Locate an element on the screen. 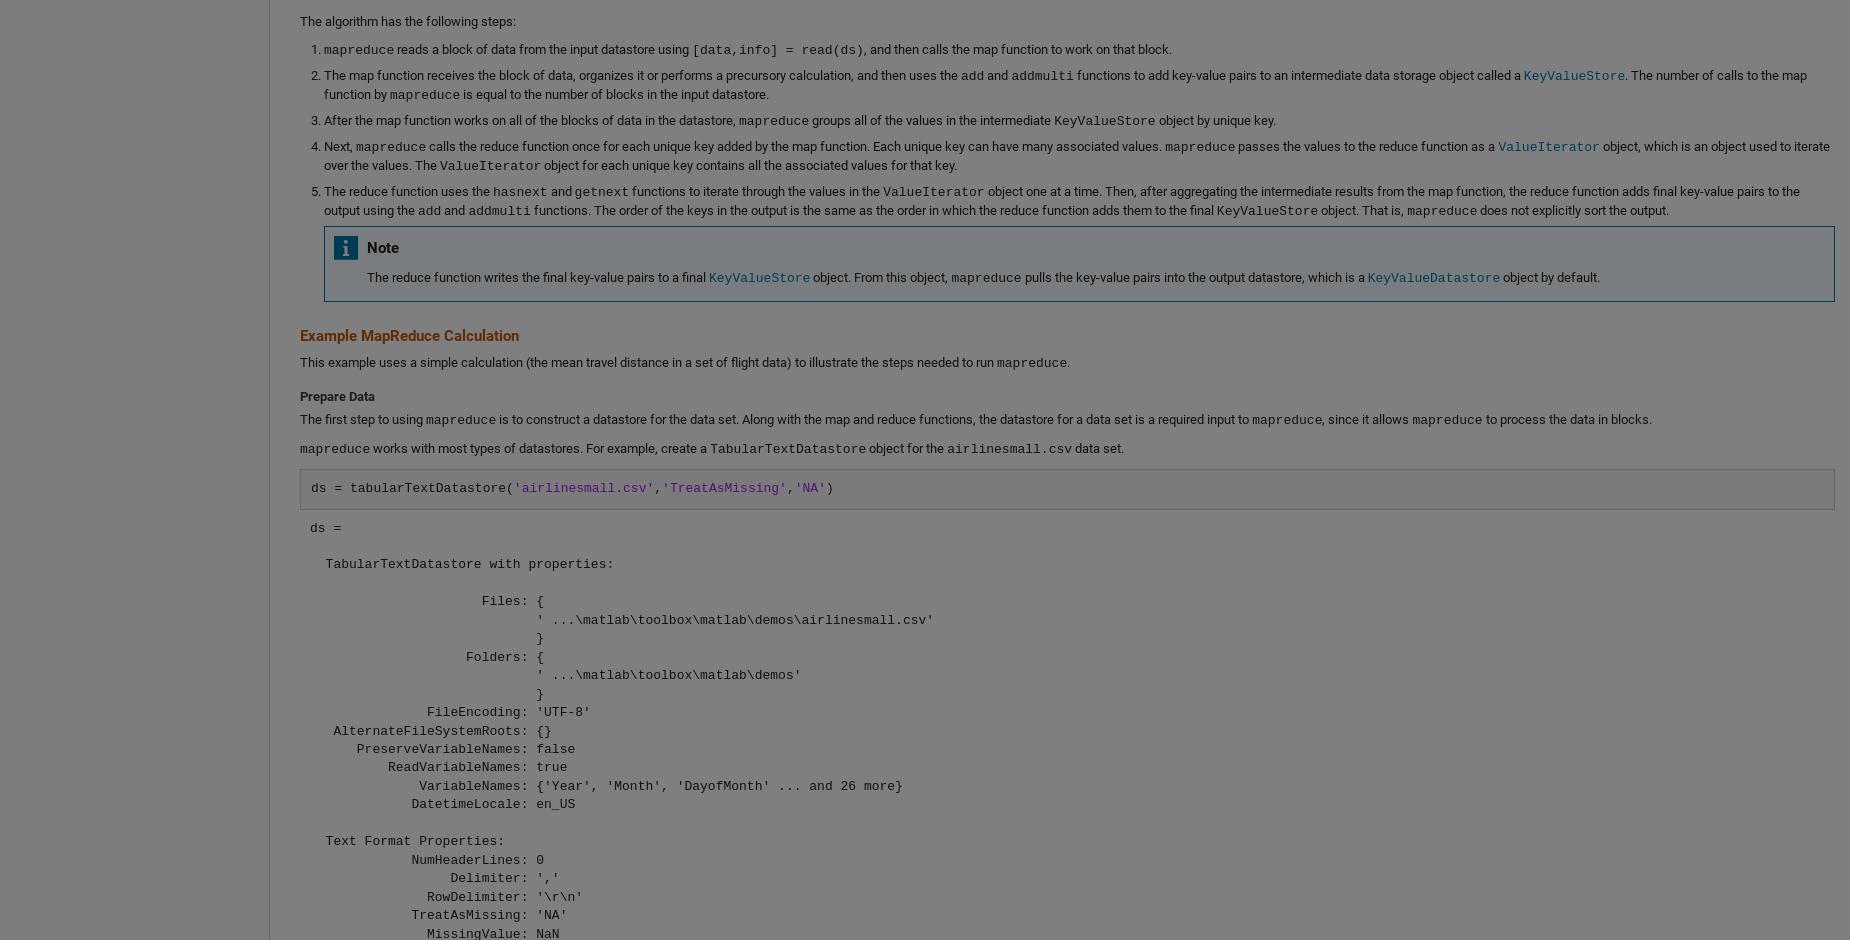 The image size is (1850, 940). 'ds = tabularTextDatastore(' is located at coordinates (410, 488).